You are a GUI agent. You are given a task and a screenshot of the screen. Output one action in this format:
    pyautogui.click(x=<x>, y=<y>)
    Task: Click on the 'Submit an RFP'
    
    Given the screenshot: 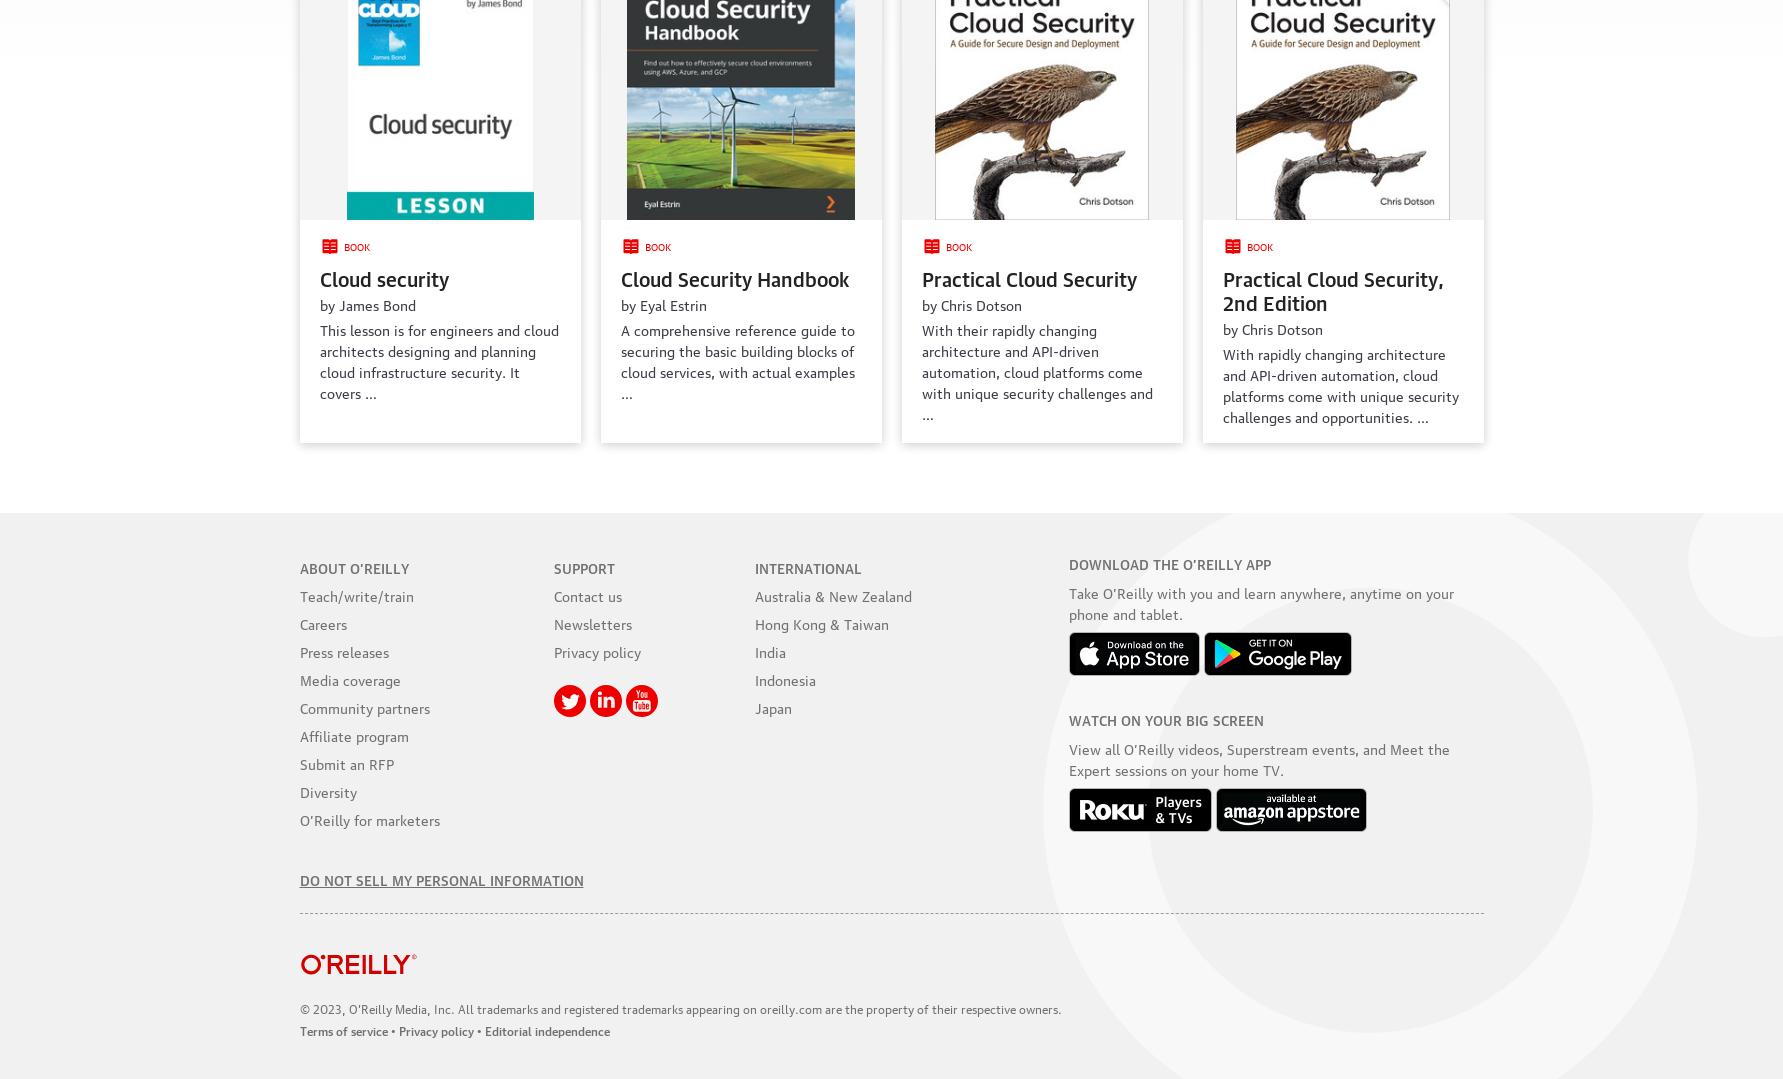 What is the action you would take?
    pyautogui.click(x=345, y=762)
    